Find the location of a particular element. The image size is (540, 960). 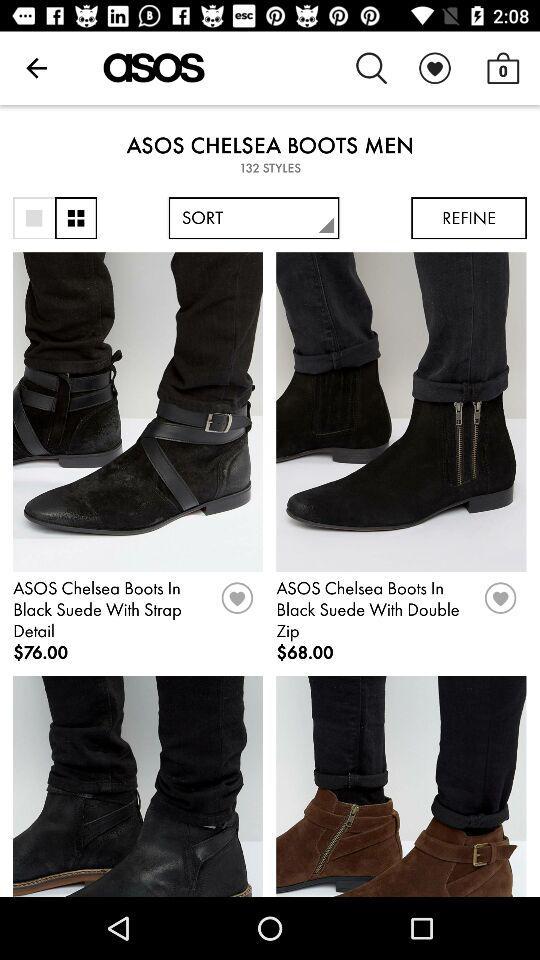

sort by window is located at coordinates (33, 218).